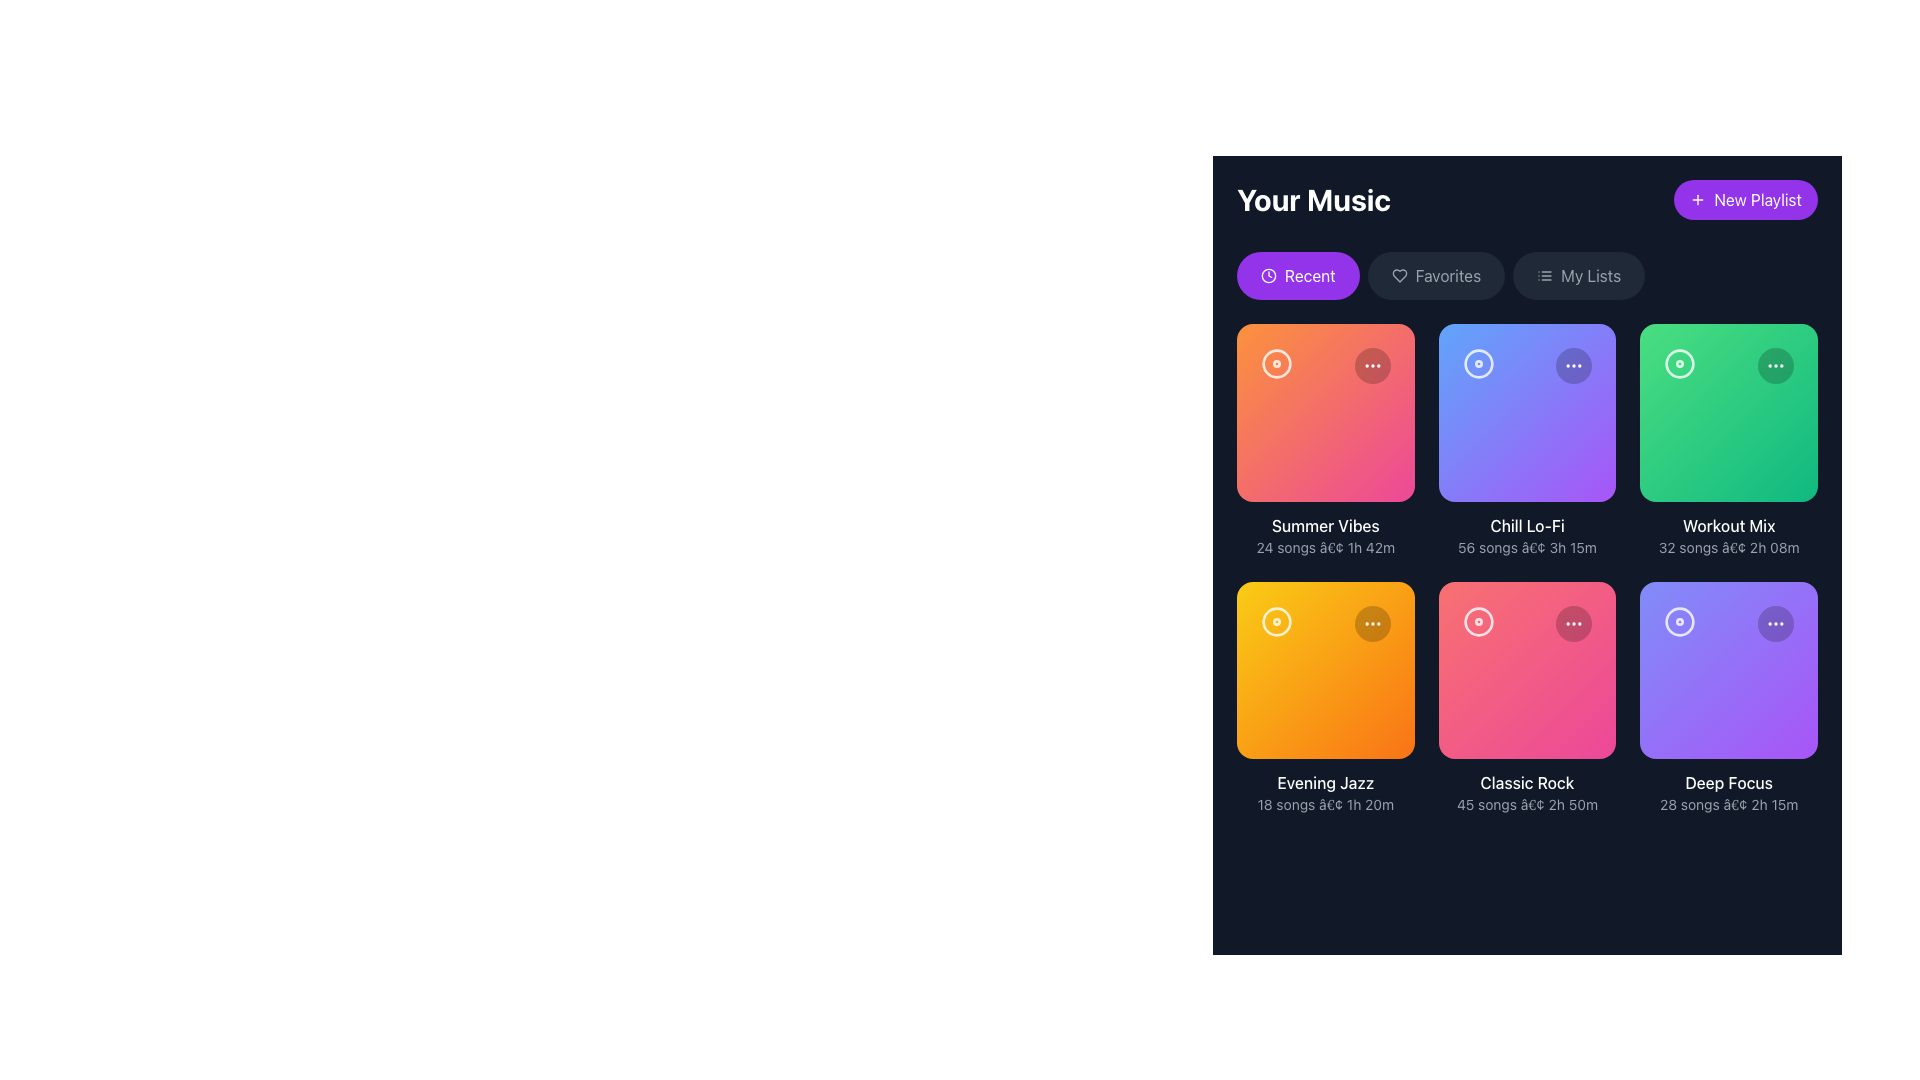  Describe the element at coordinates (1776, 366) in the screenshot. I see `the circular button with three horizontal white dots in the top-right corner of the 'Workout Mix' block` at that location.